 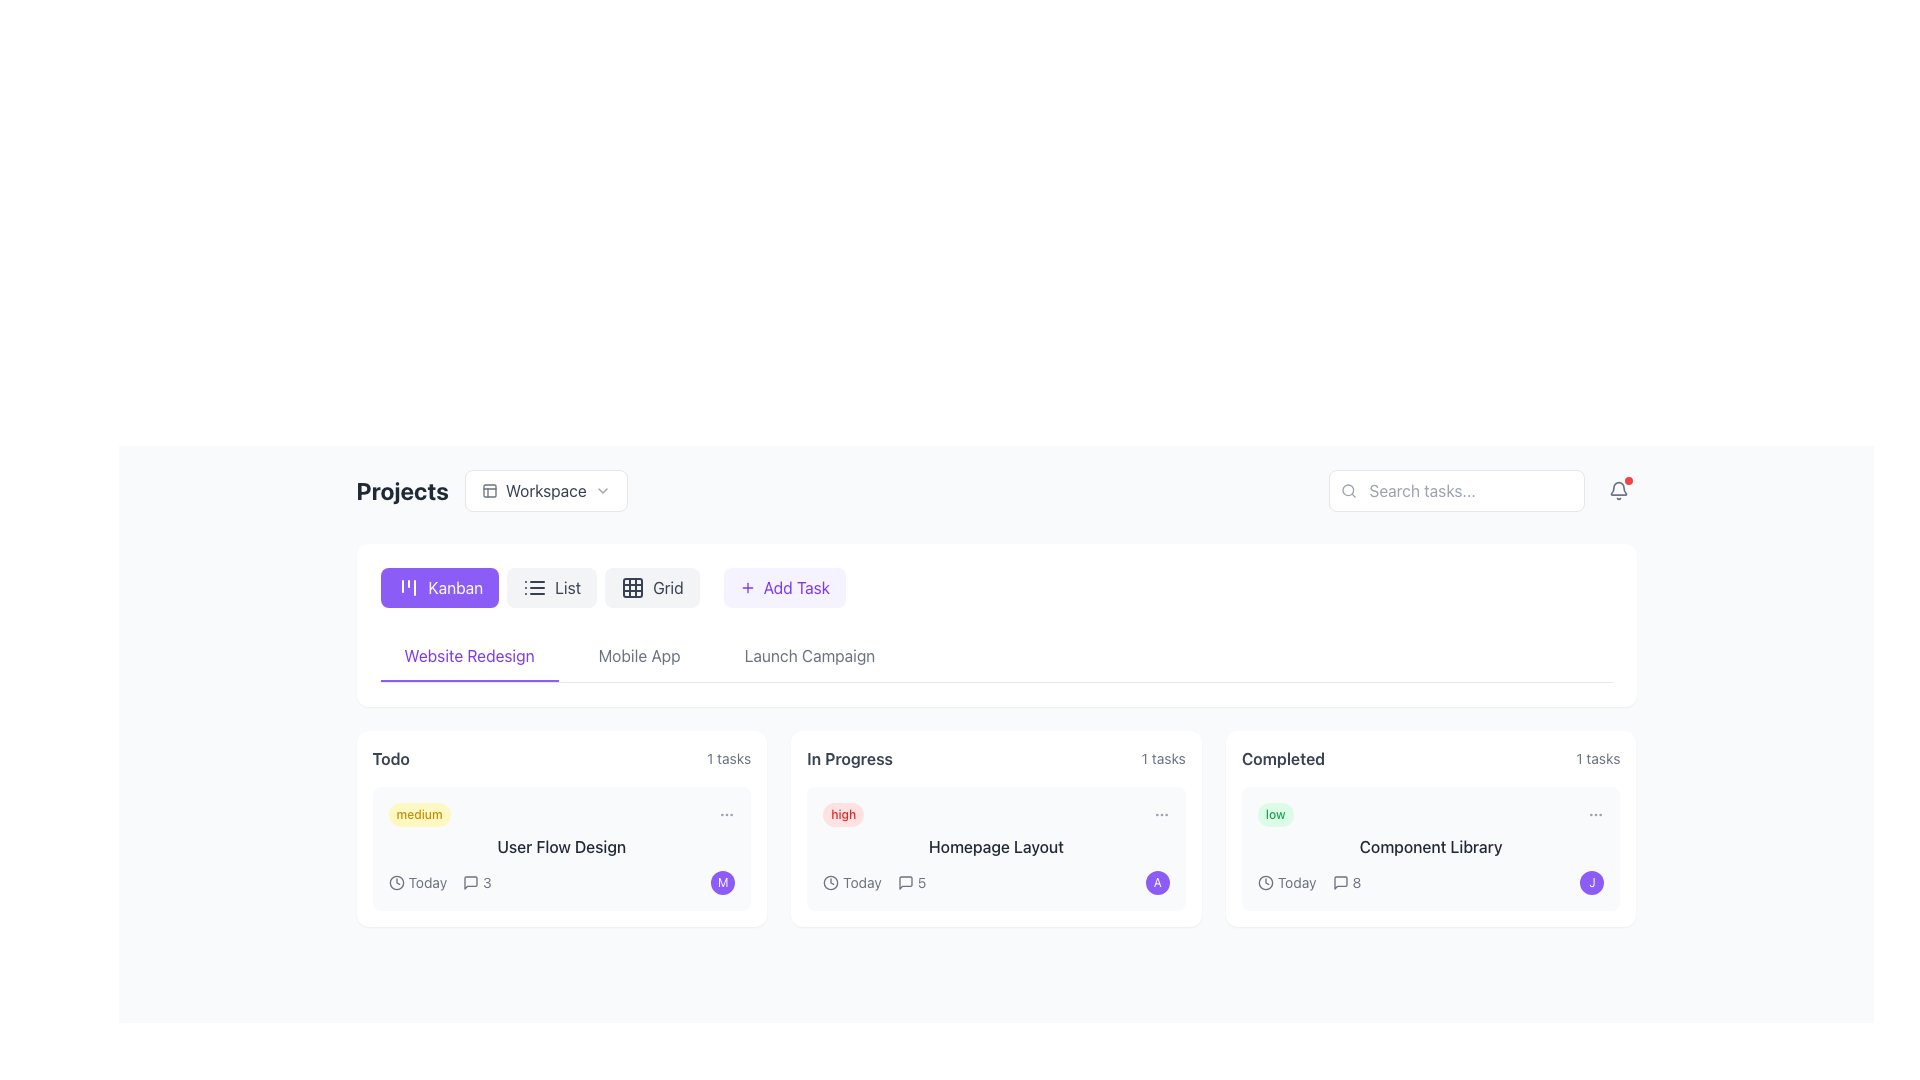 I want to click on the comments icon located in the 'In Progress' card, positioned to the left of the number '5', so click(x=904, y=882).